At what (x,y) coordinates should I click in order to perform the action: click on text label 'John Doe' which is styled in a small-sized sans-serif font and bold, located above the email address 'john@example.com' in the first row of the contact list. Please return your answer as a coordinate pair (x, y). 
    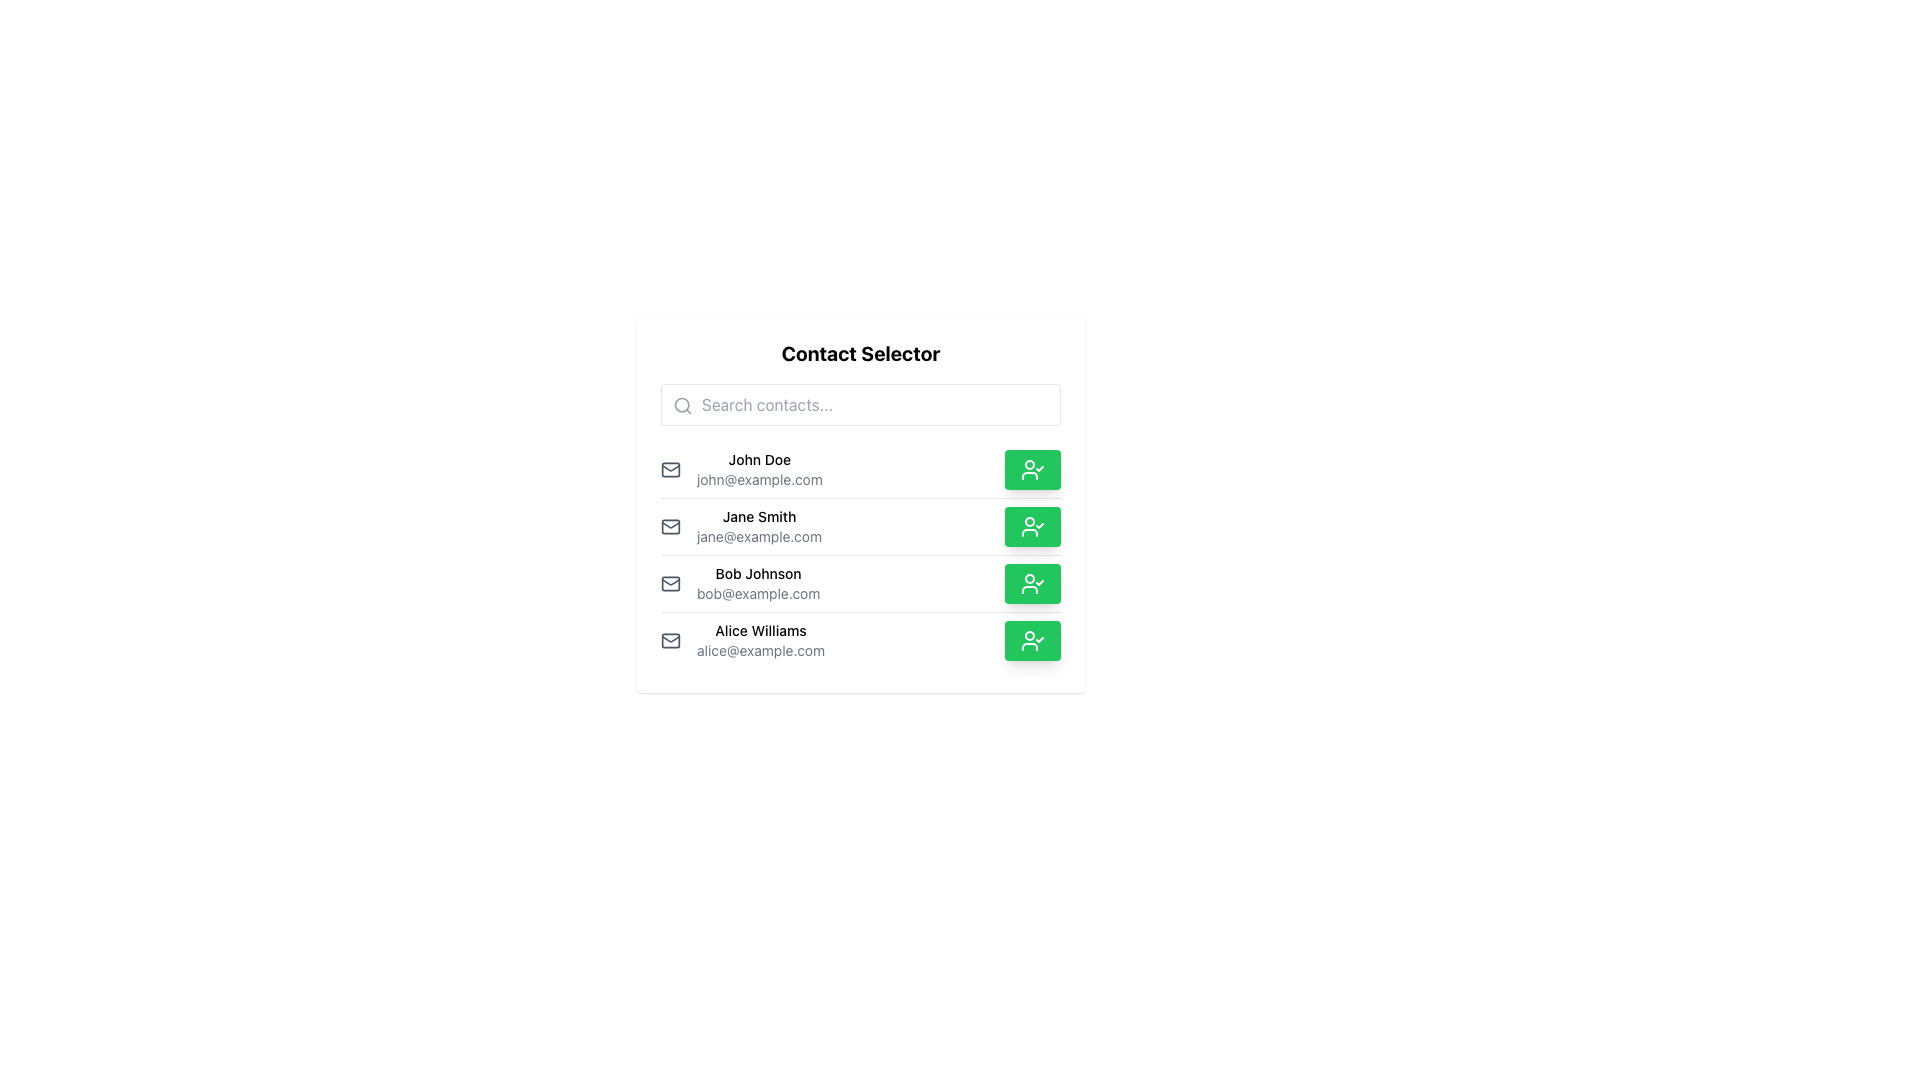
    Looking at the image, I should click on (758, 459).